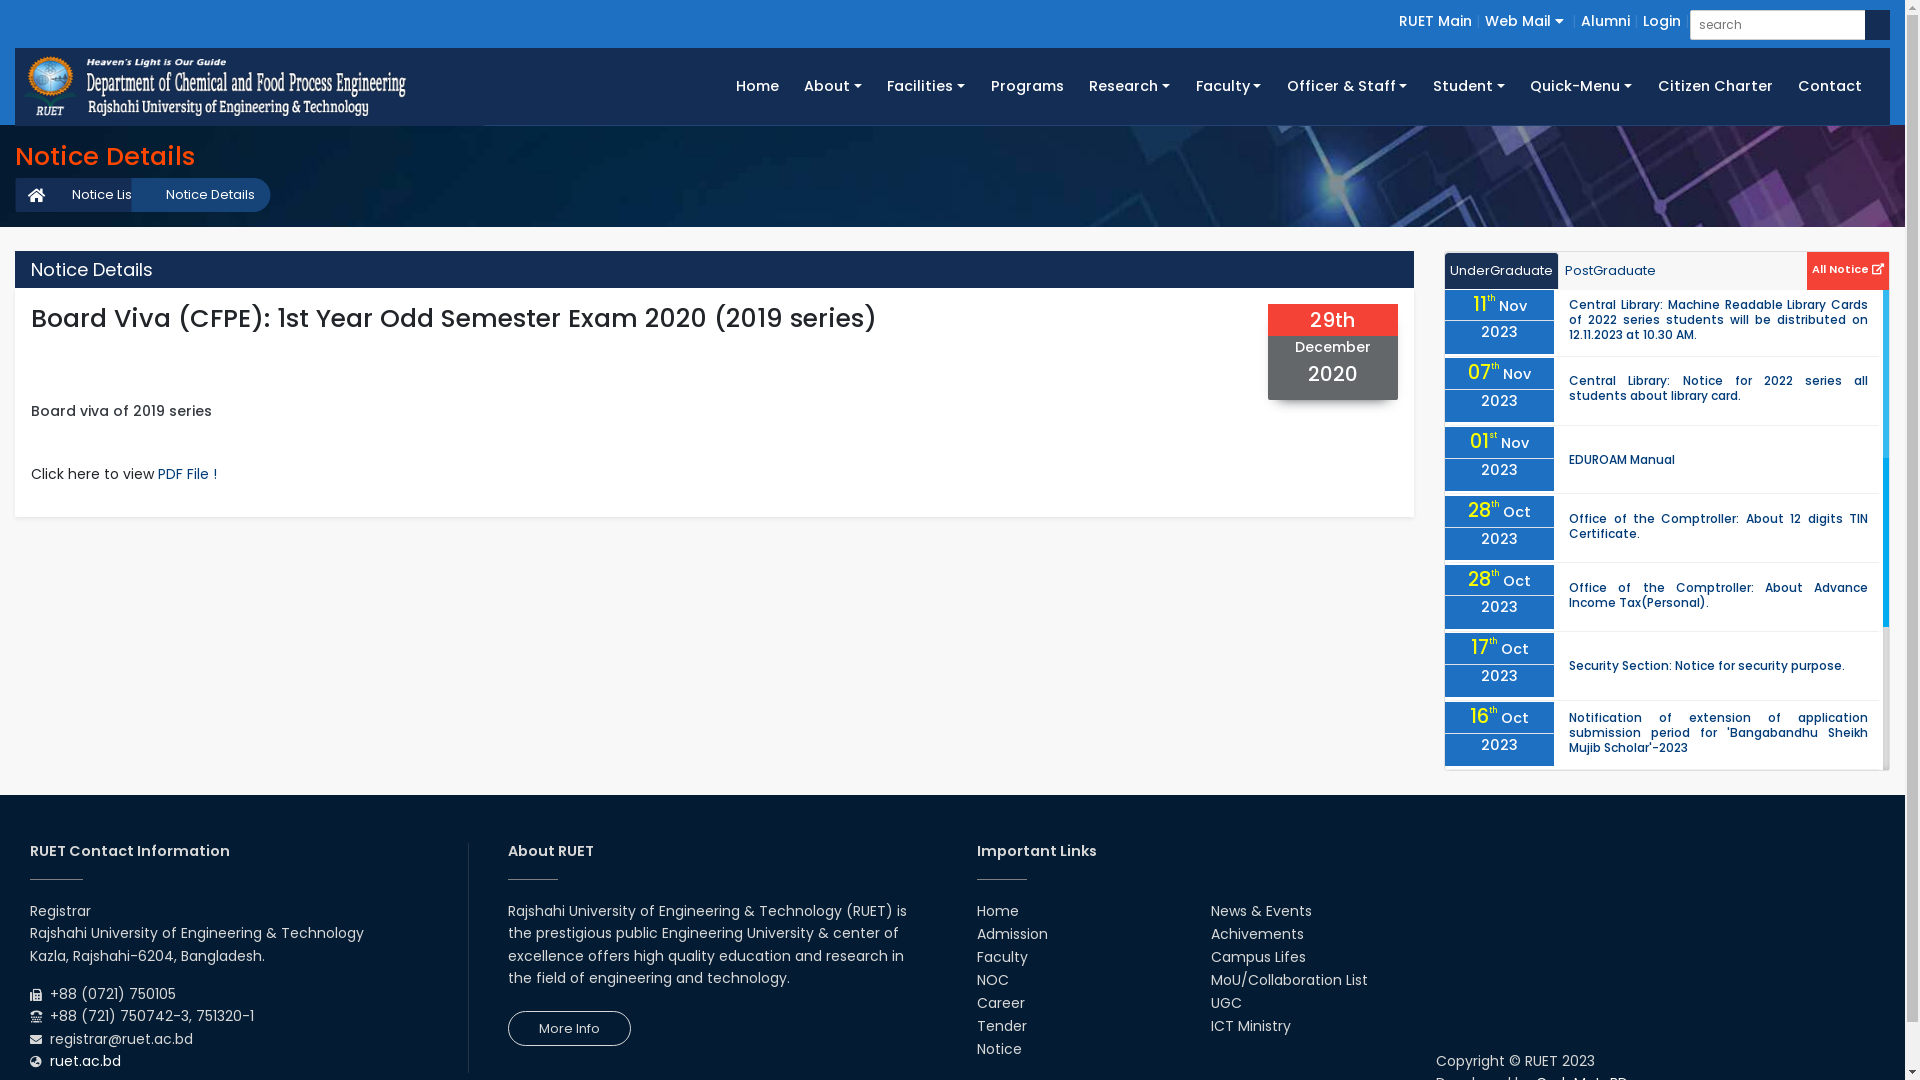 The height and width of the screenshot is (1080, 1920). What do you see at coordinates (1011, 933) in the screenshot?
I see `'Admission'` at bounding box center [1011, 933].